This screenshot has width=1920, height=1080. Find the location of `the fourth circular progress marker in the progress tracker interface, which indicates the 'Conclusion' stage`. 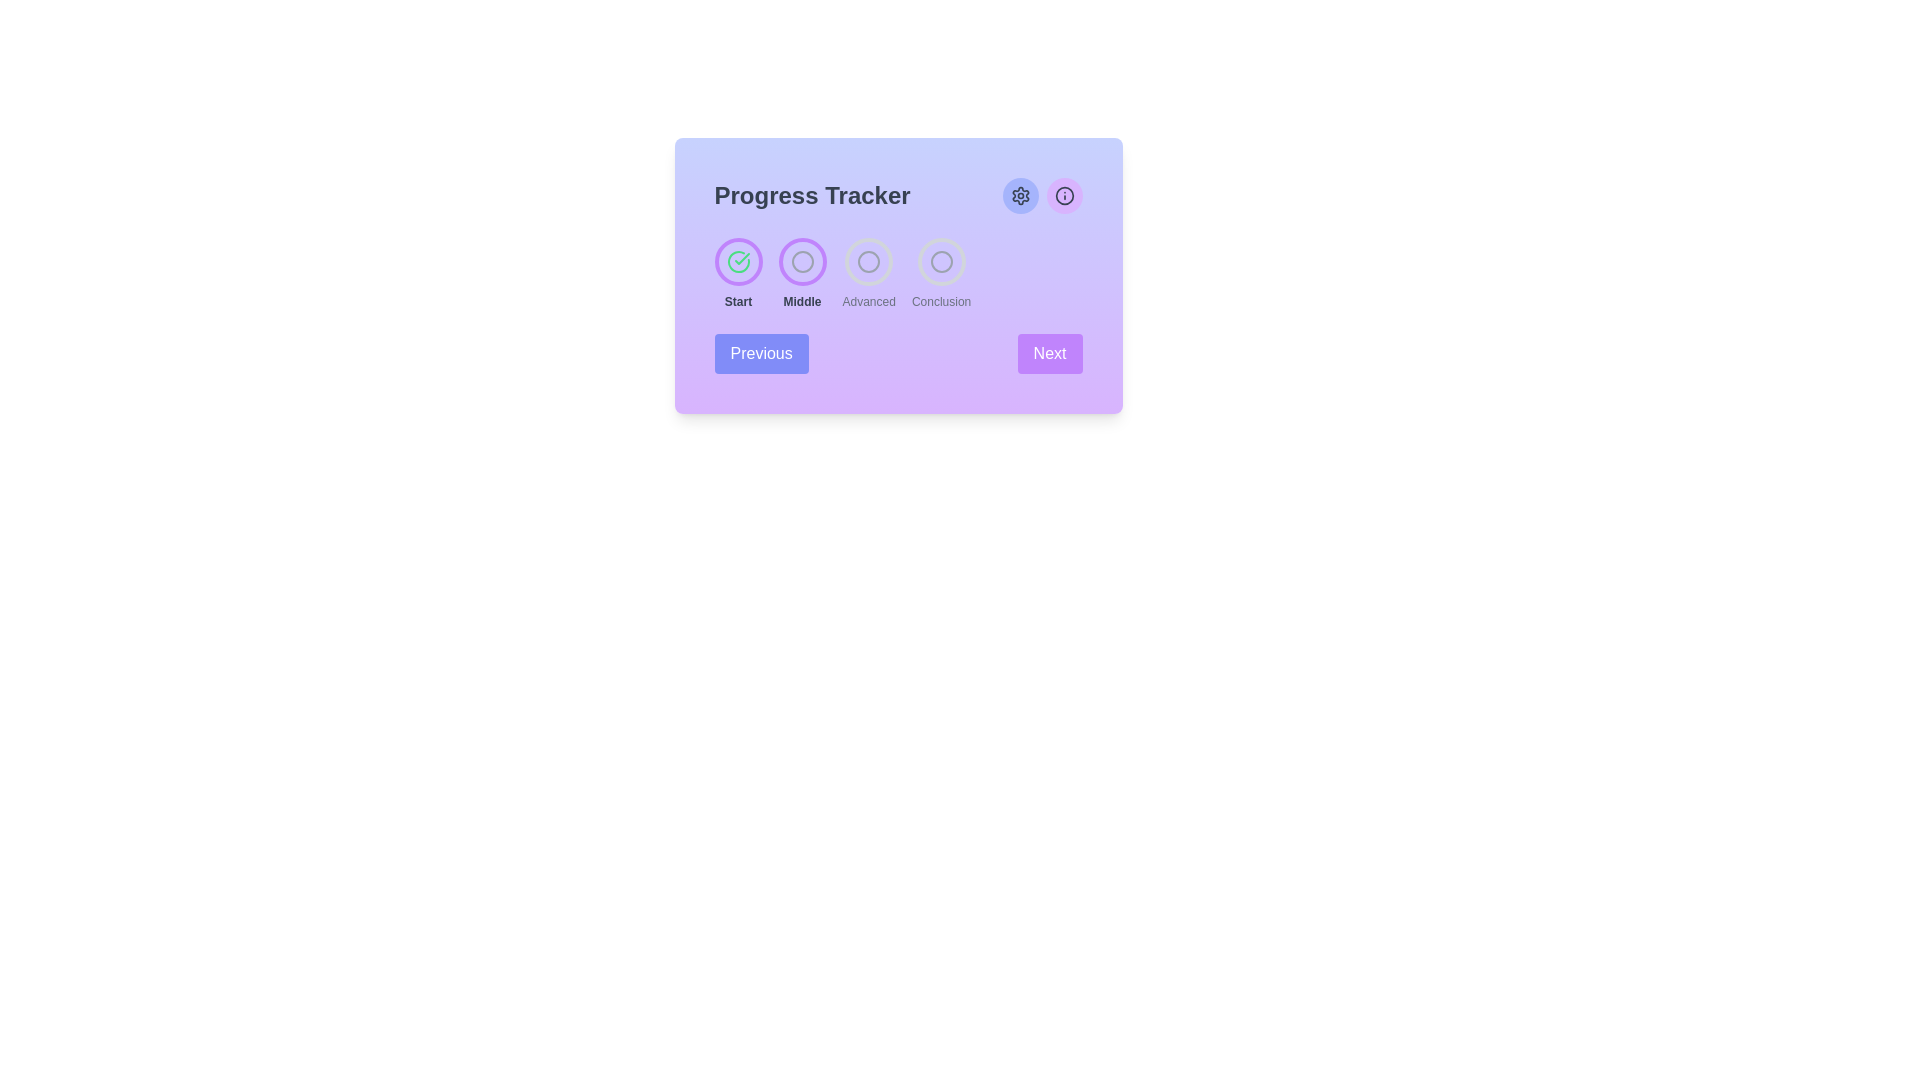

the fourth circular progress marker in the progress tracker interface, which indicates the 'Conclusion' stage is located at coordinates (940, 261).